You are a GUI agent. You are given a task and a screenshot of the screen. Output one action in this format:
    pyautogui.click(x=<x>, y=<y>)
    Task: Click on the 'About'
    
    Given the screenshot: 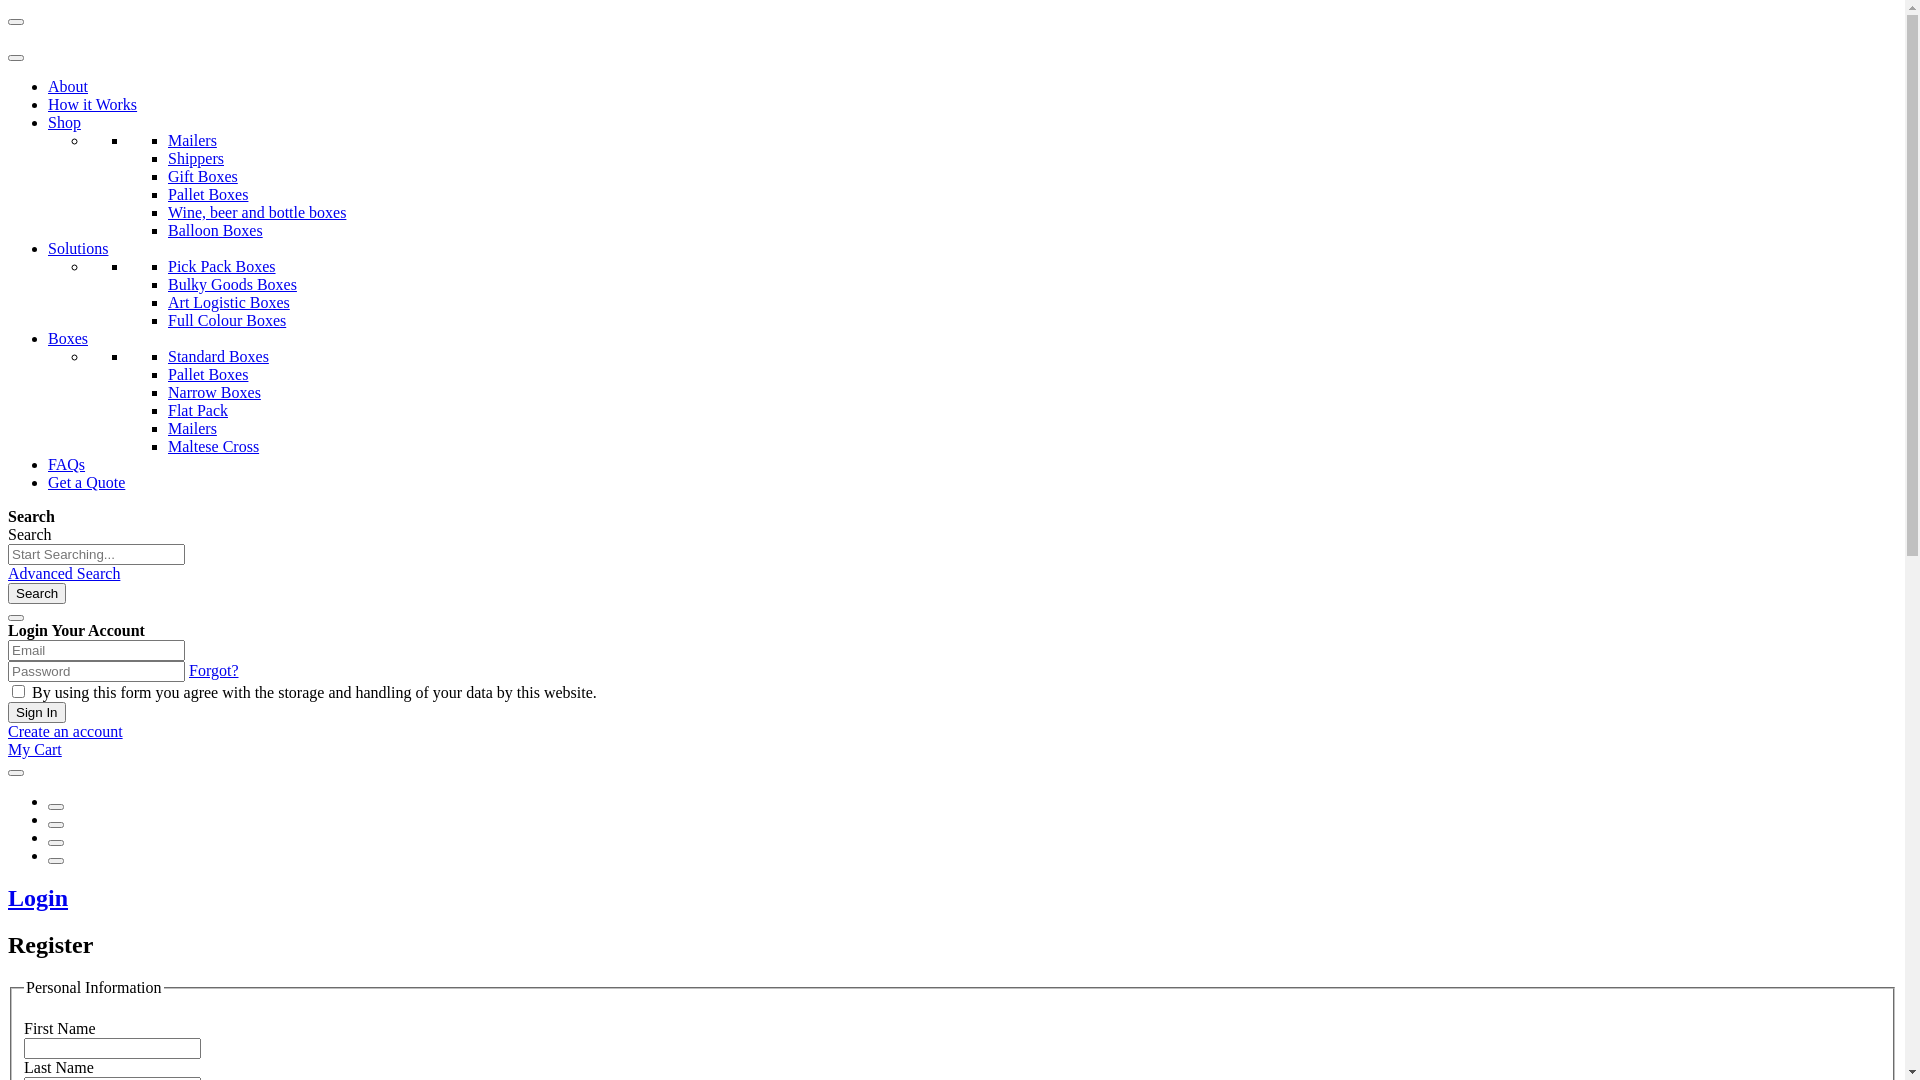 What is the action you would take?
    pyautogui.click(x=67, y=85)
    